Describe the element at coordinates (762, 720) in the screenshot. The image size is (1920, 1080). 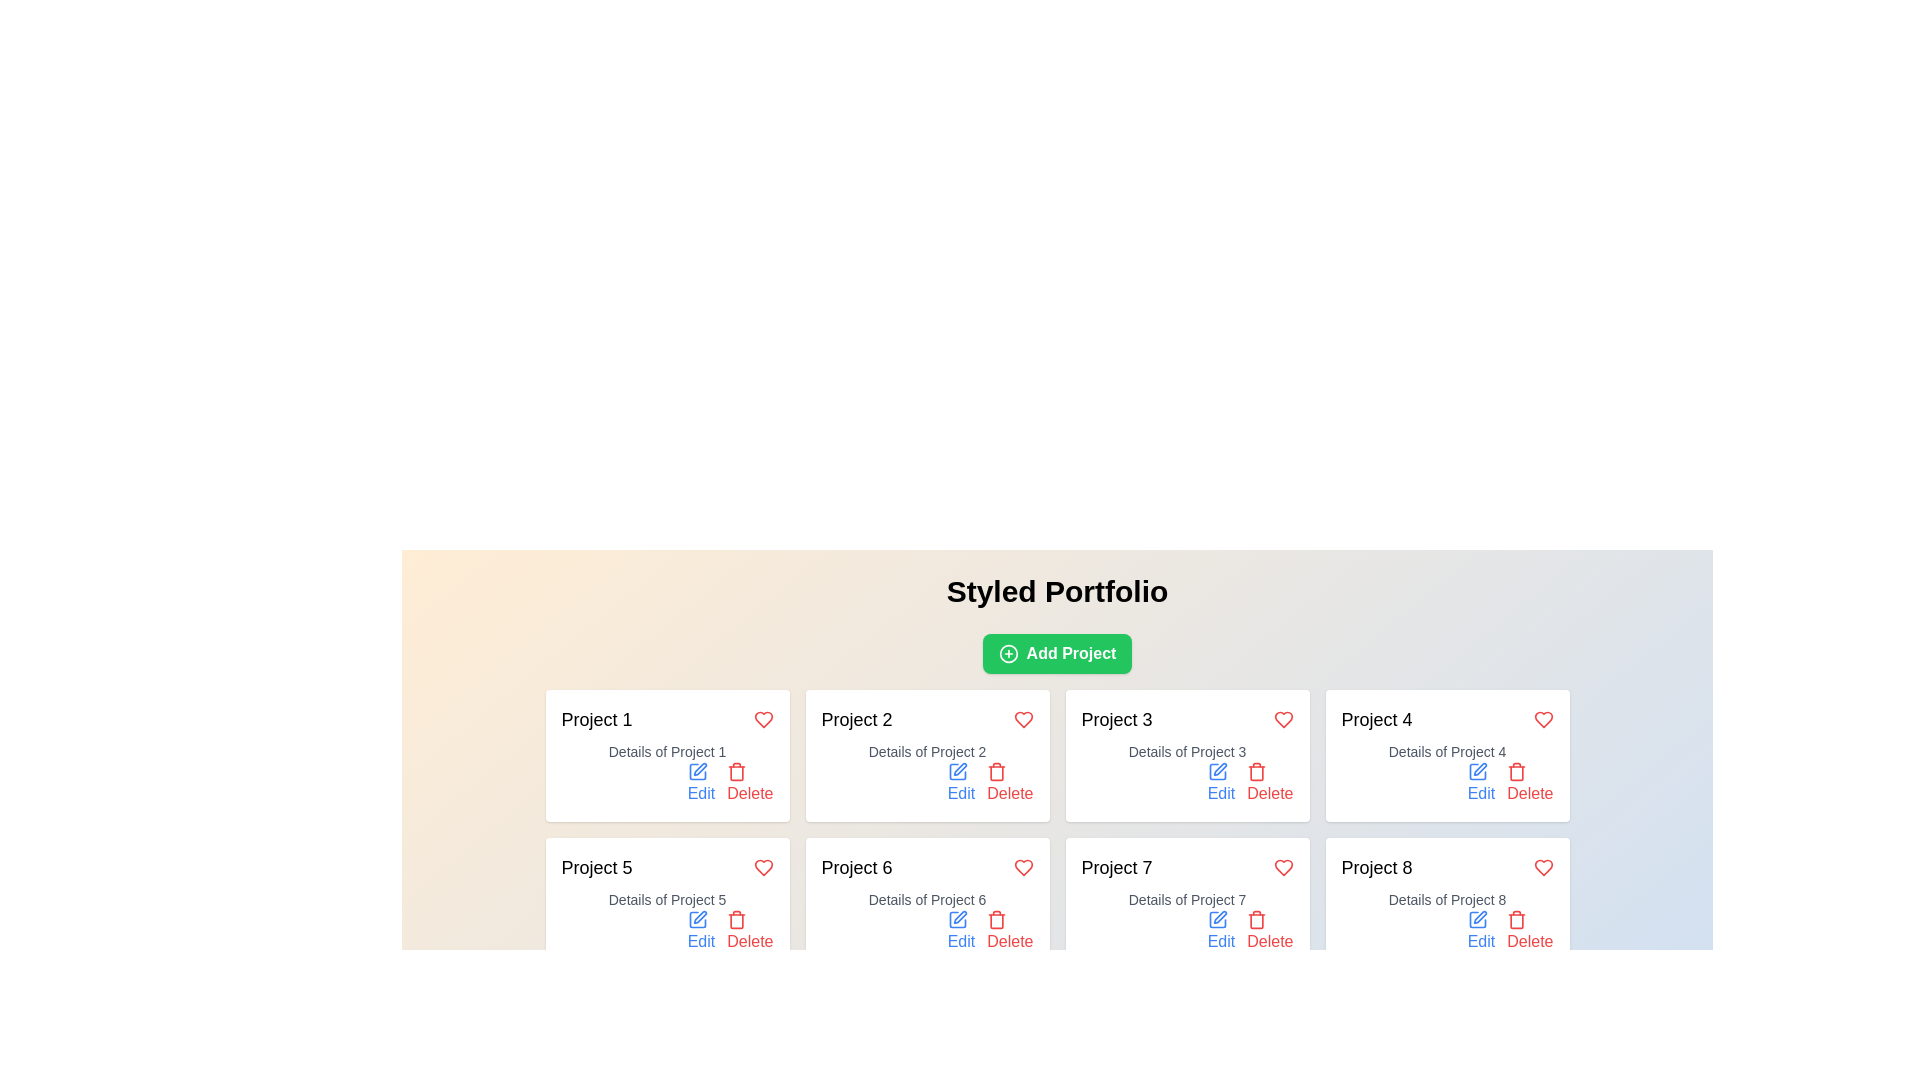
I see `the like button for 'Project 1'` at that location.